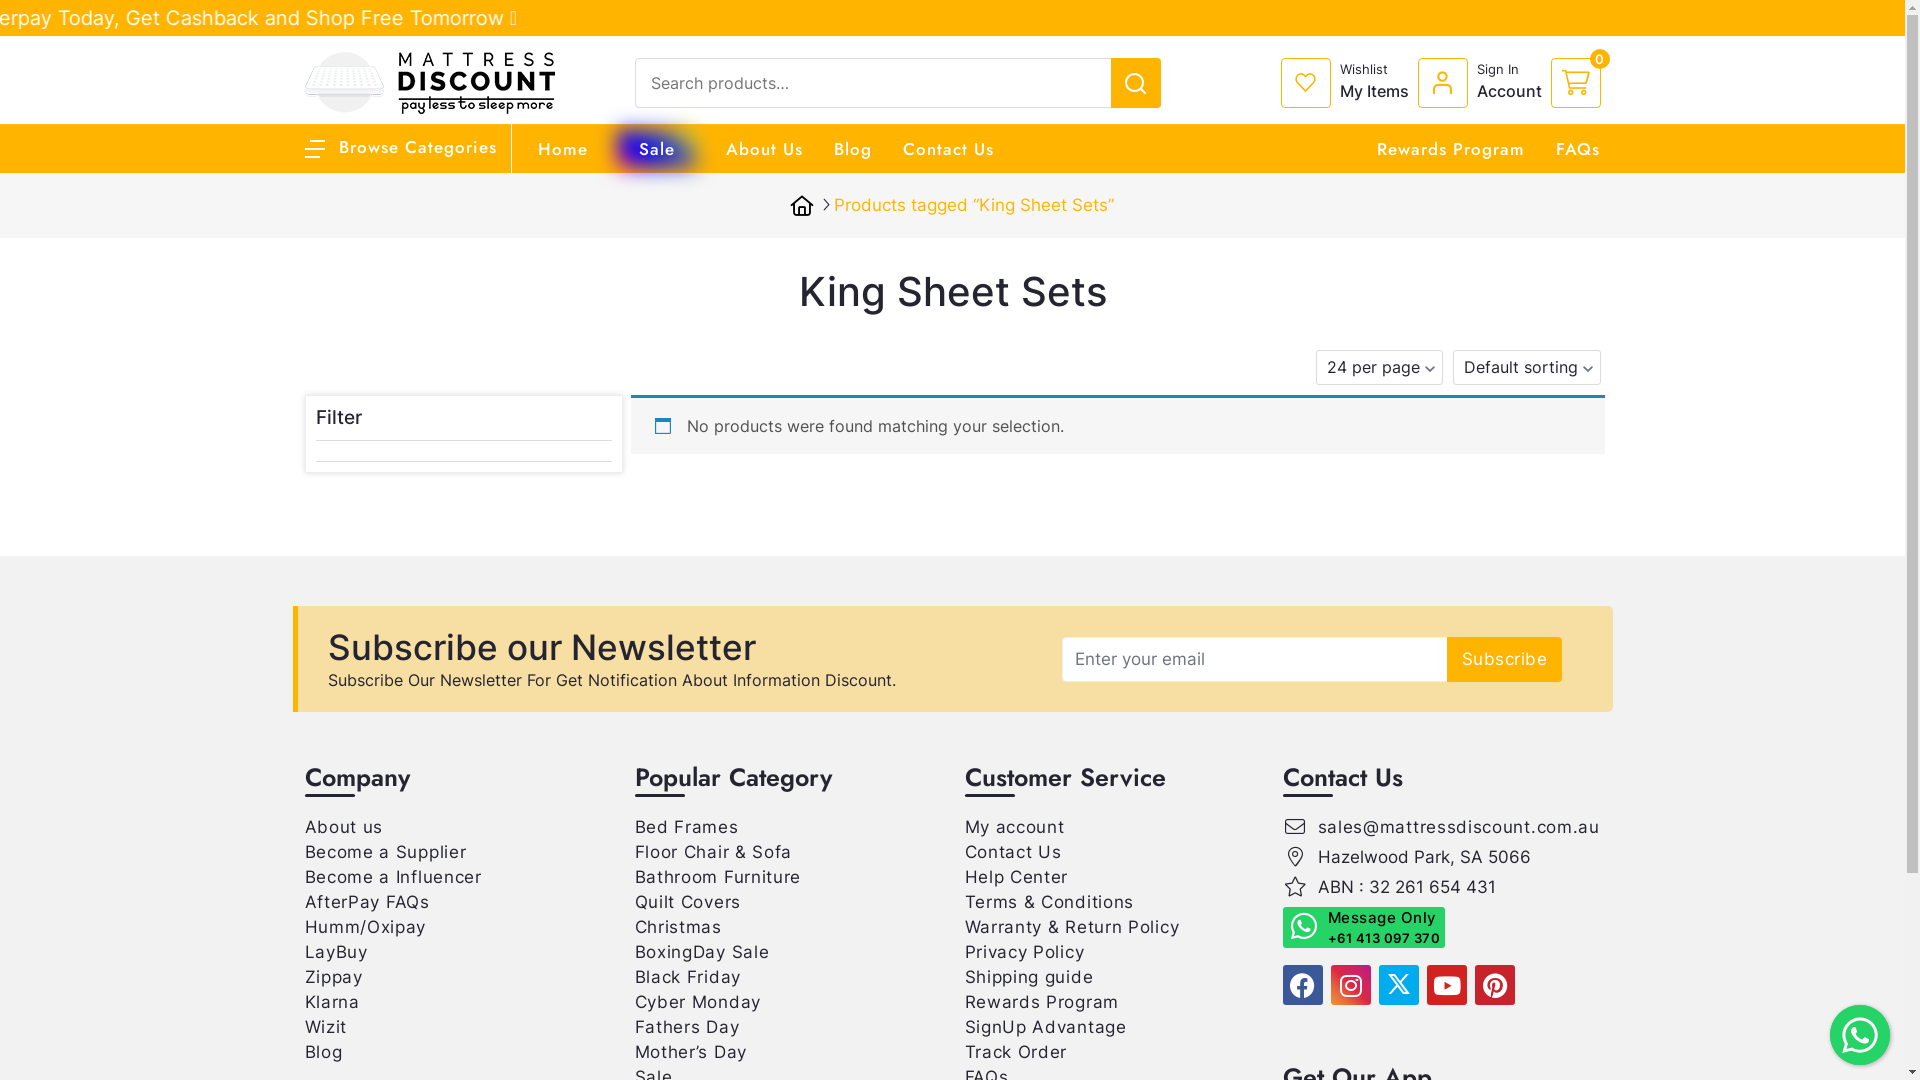  What do you see at coordinates (1459, 826) in the screenshot?
I see `'sales@mattressdiscount.com.au'` at bounding box center [1459, 826].